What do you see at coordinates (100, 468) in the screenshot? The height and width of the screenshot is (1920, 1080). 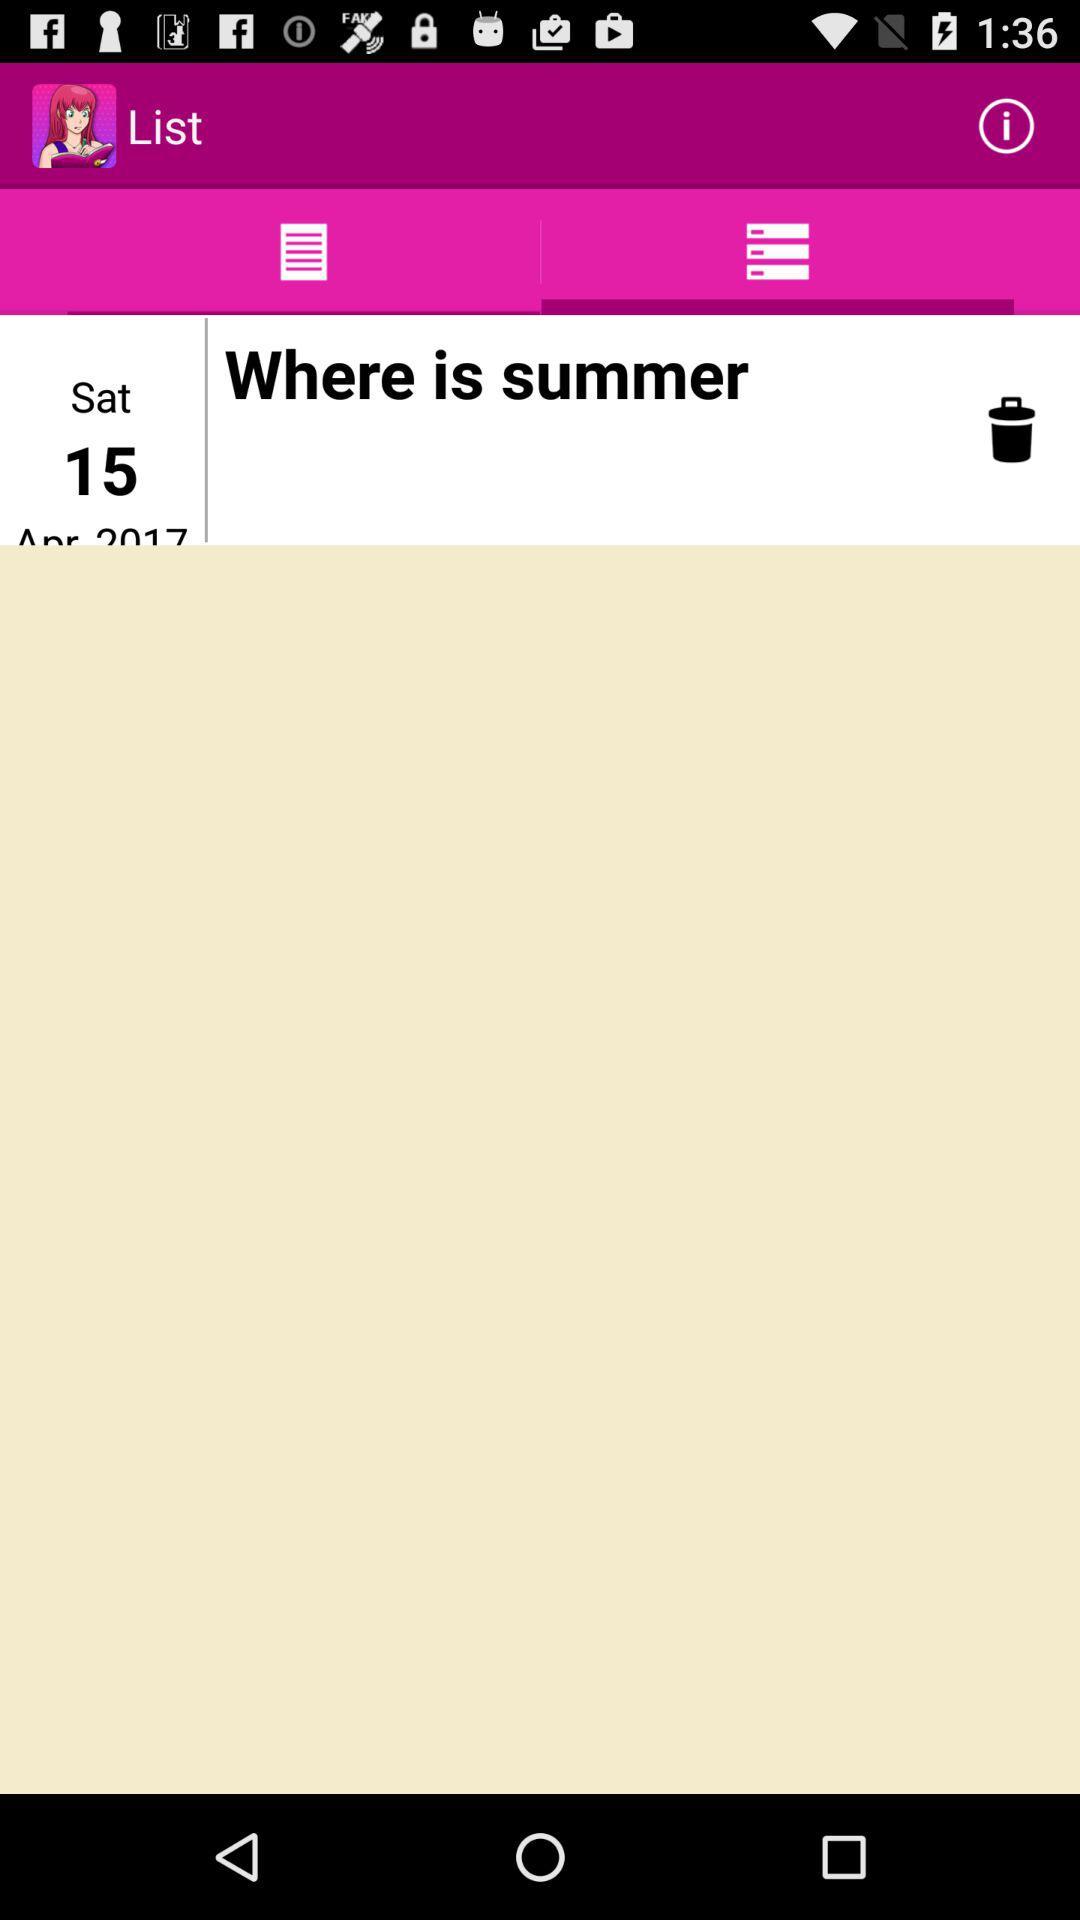 I see `item above apr, 2017 item` at bounding box center [100, 468].